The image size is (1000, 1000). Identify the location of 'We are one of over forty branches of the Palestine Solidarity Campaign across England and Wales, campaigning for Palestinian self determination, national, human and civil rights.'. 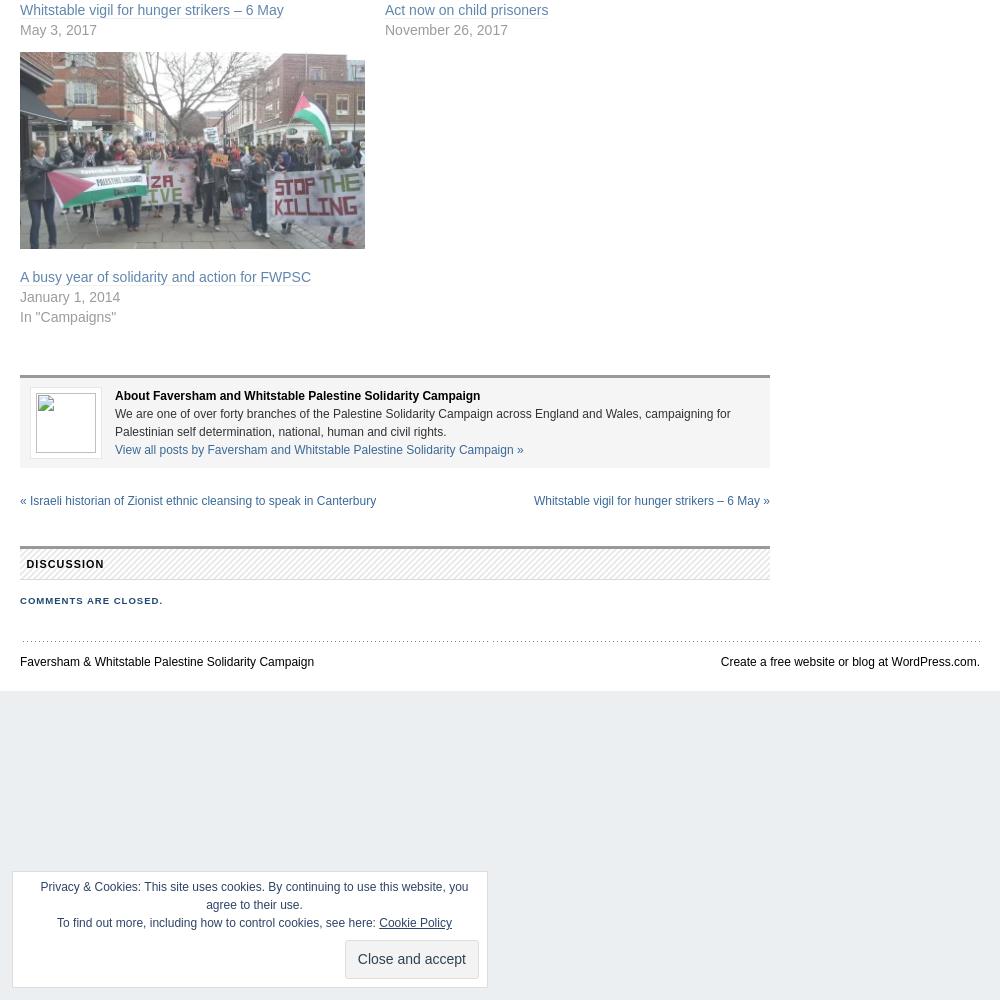
(422, 422).